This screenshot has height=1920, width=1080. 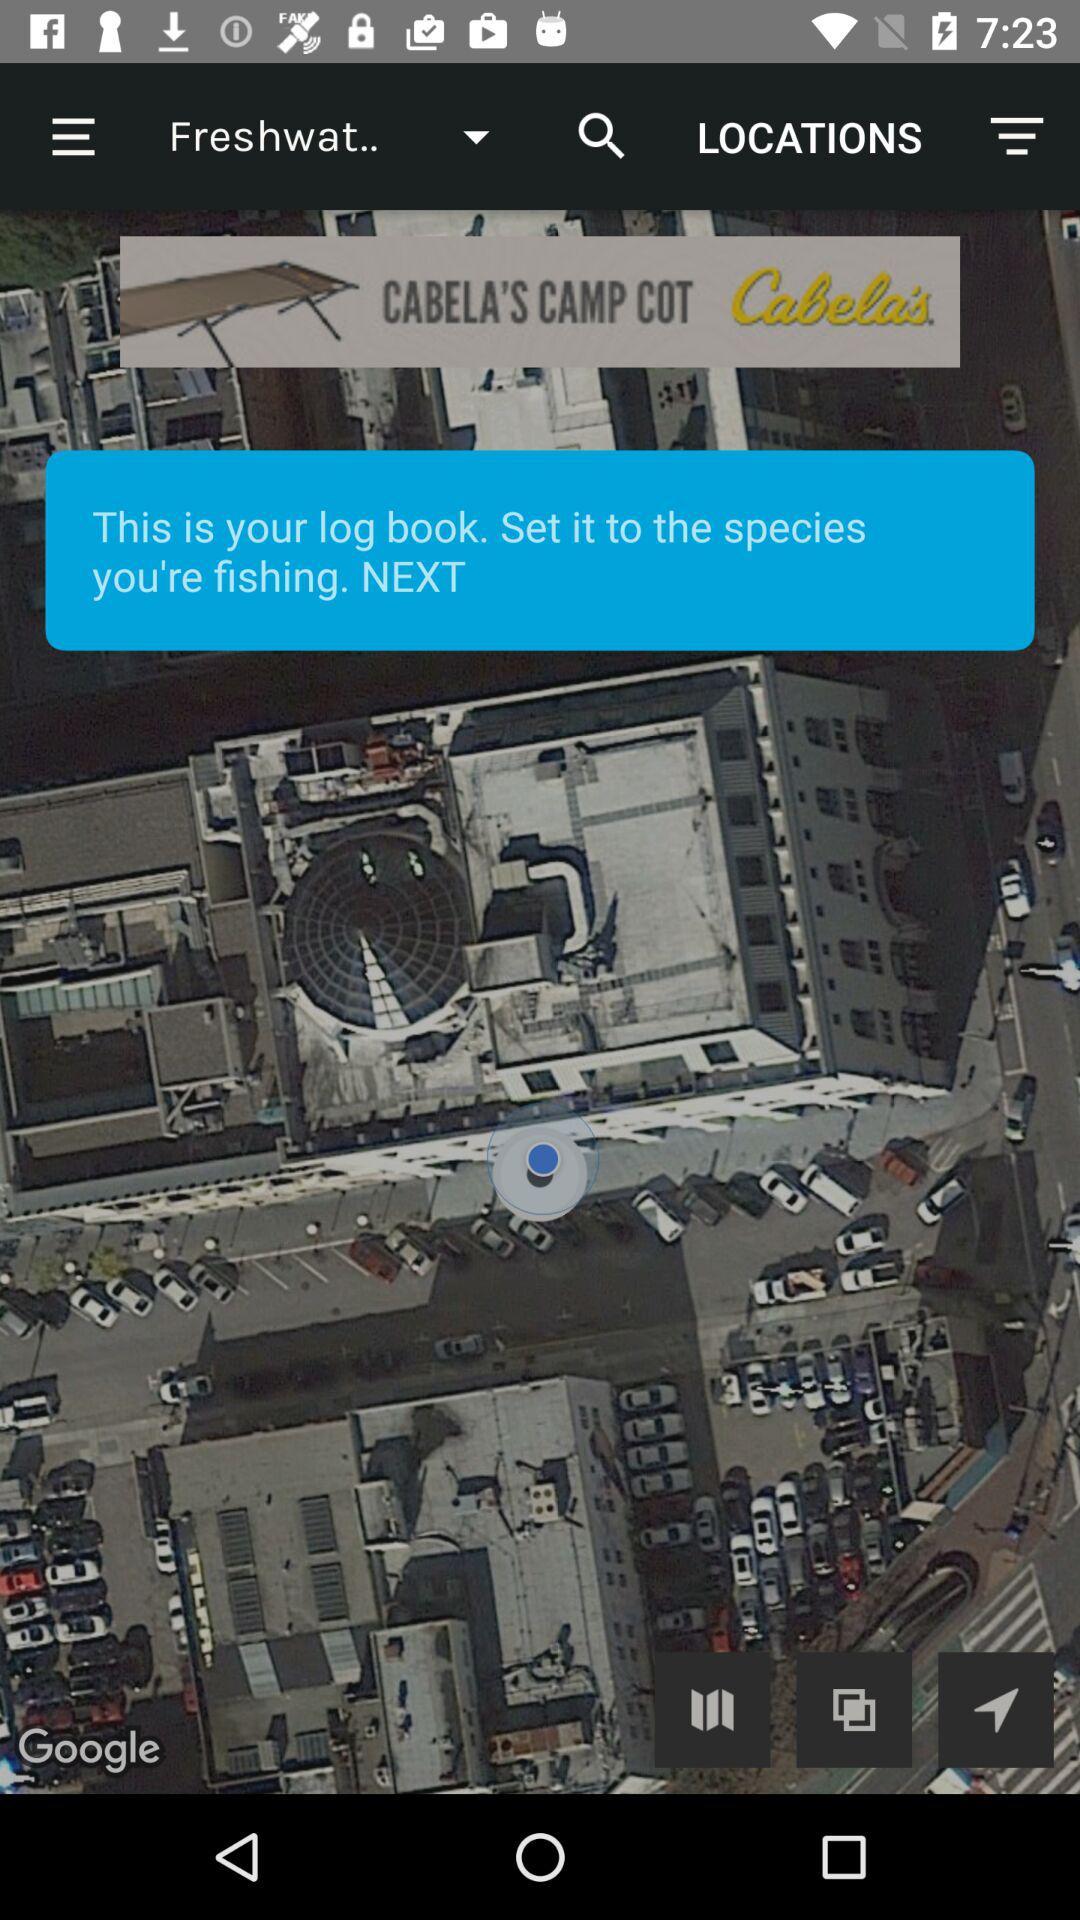 I want to click on drop point, so click(x=540, y=1002).